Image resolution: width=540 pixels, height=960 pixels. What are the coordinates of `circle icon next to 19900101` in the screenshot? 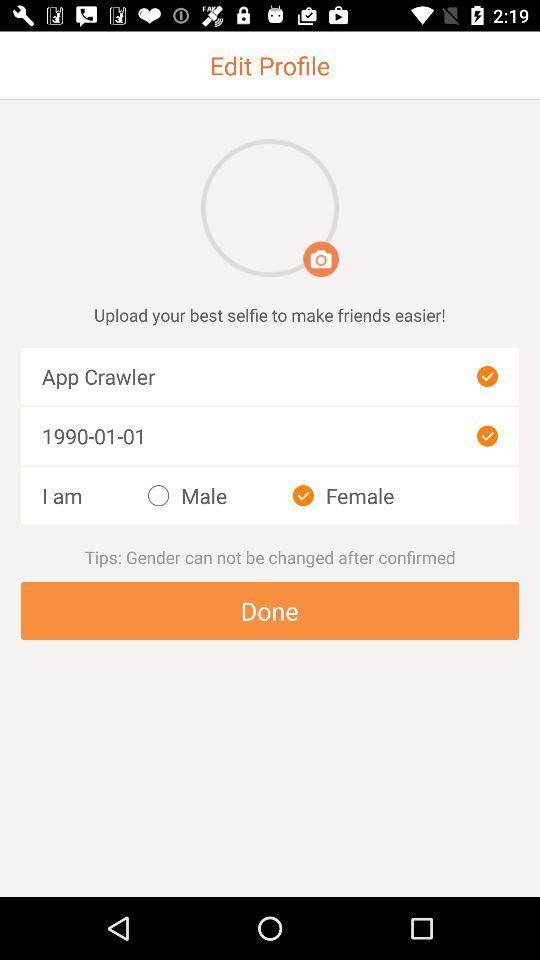 It's located at (486, 436).